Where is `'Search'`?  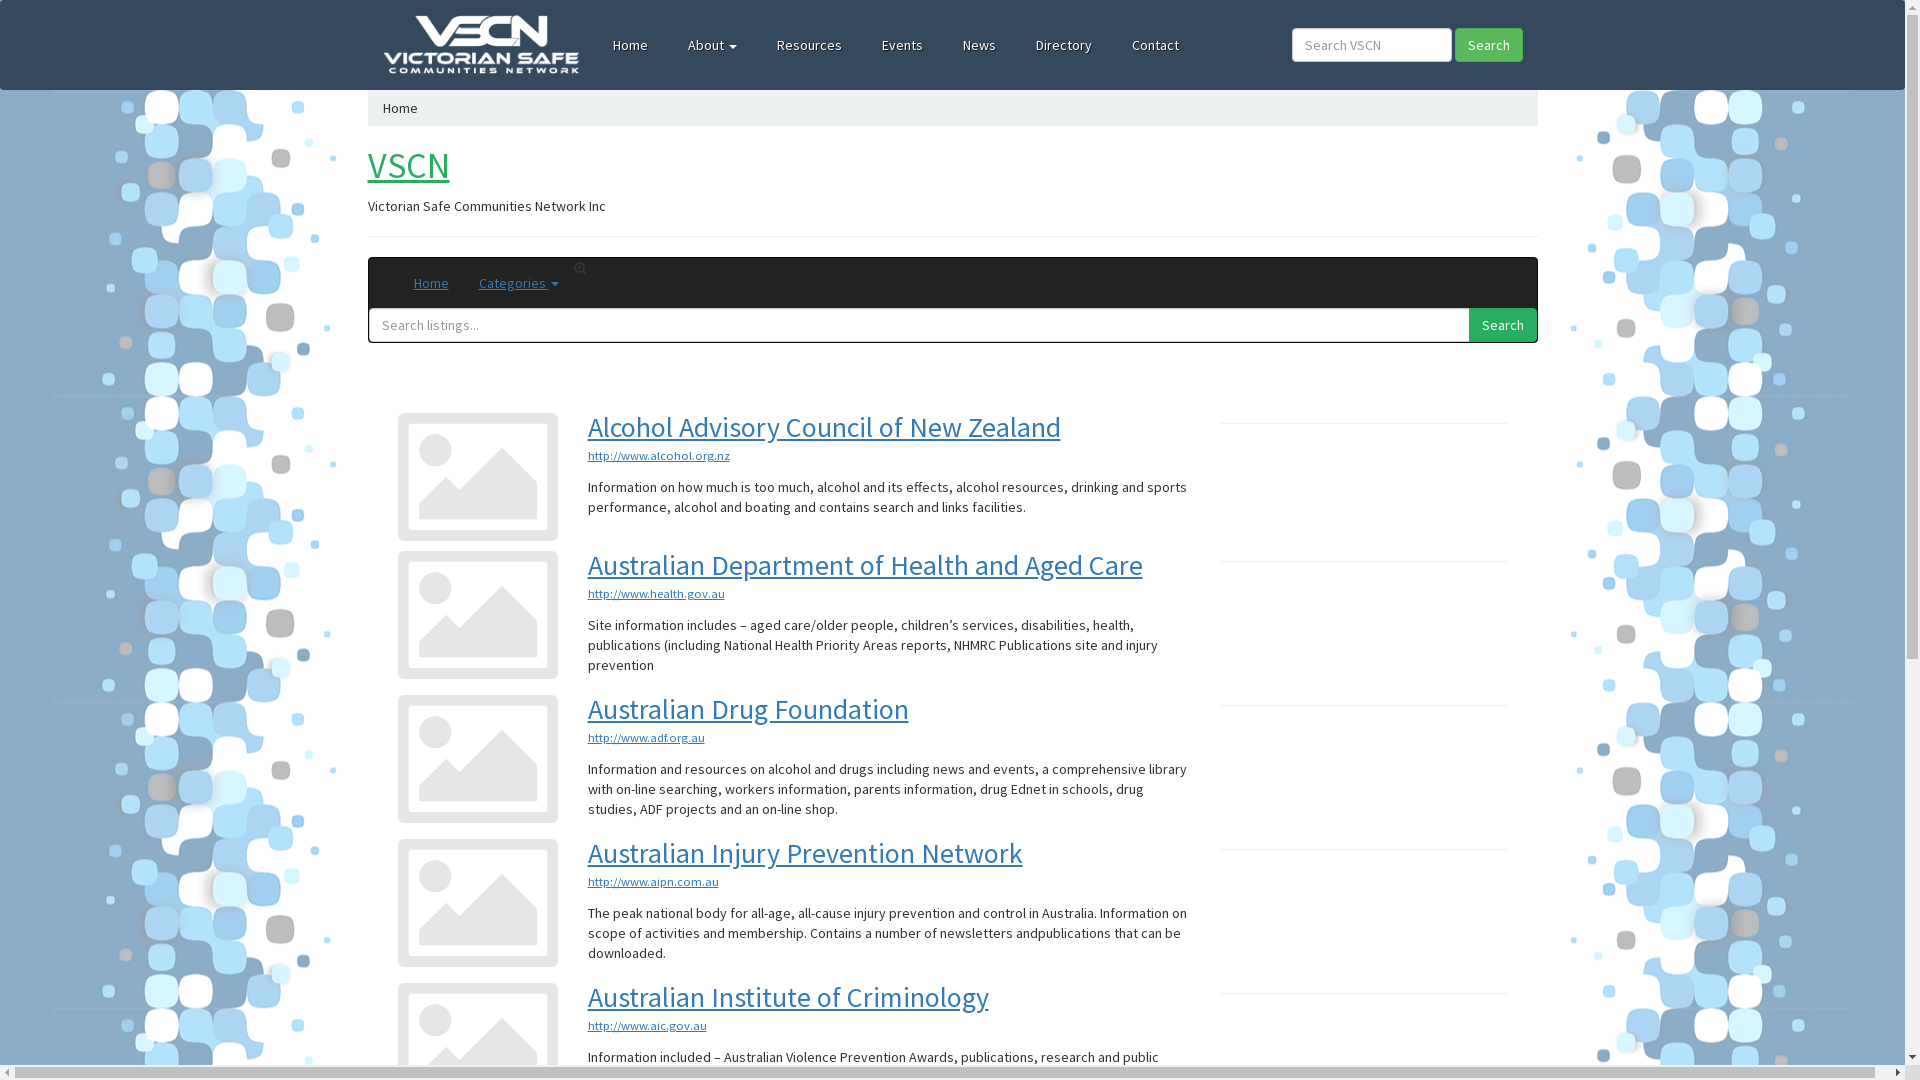 'Search' is located at coordinates (1502, 323).